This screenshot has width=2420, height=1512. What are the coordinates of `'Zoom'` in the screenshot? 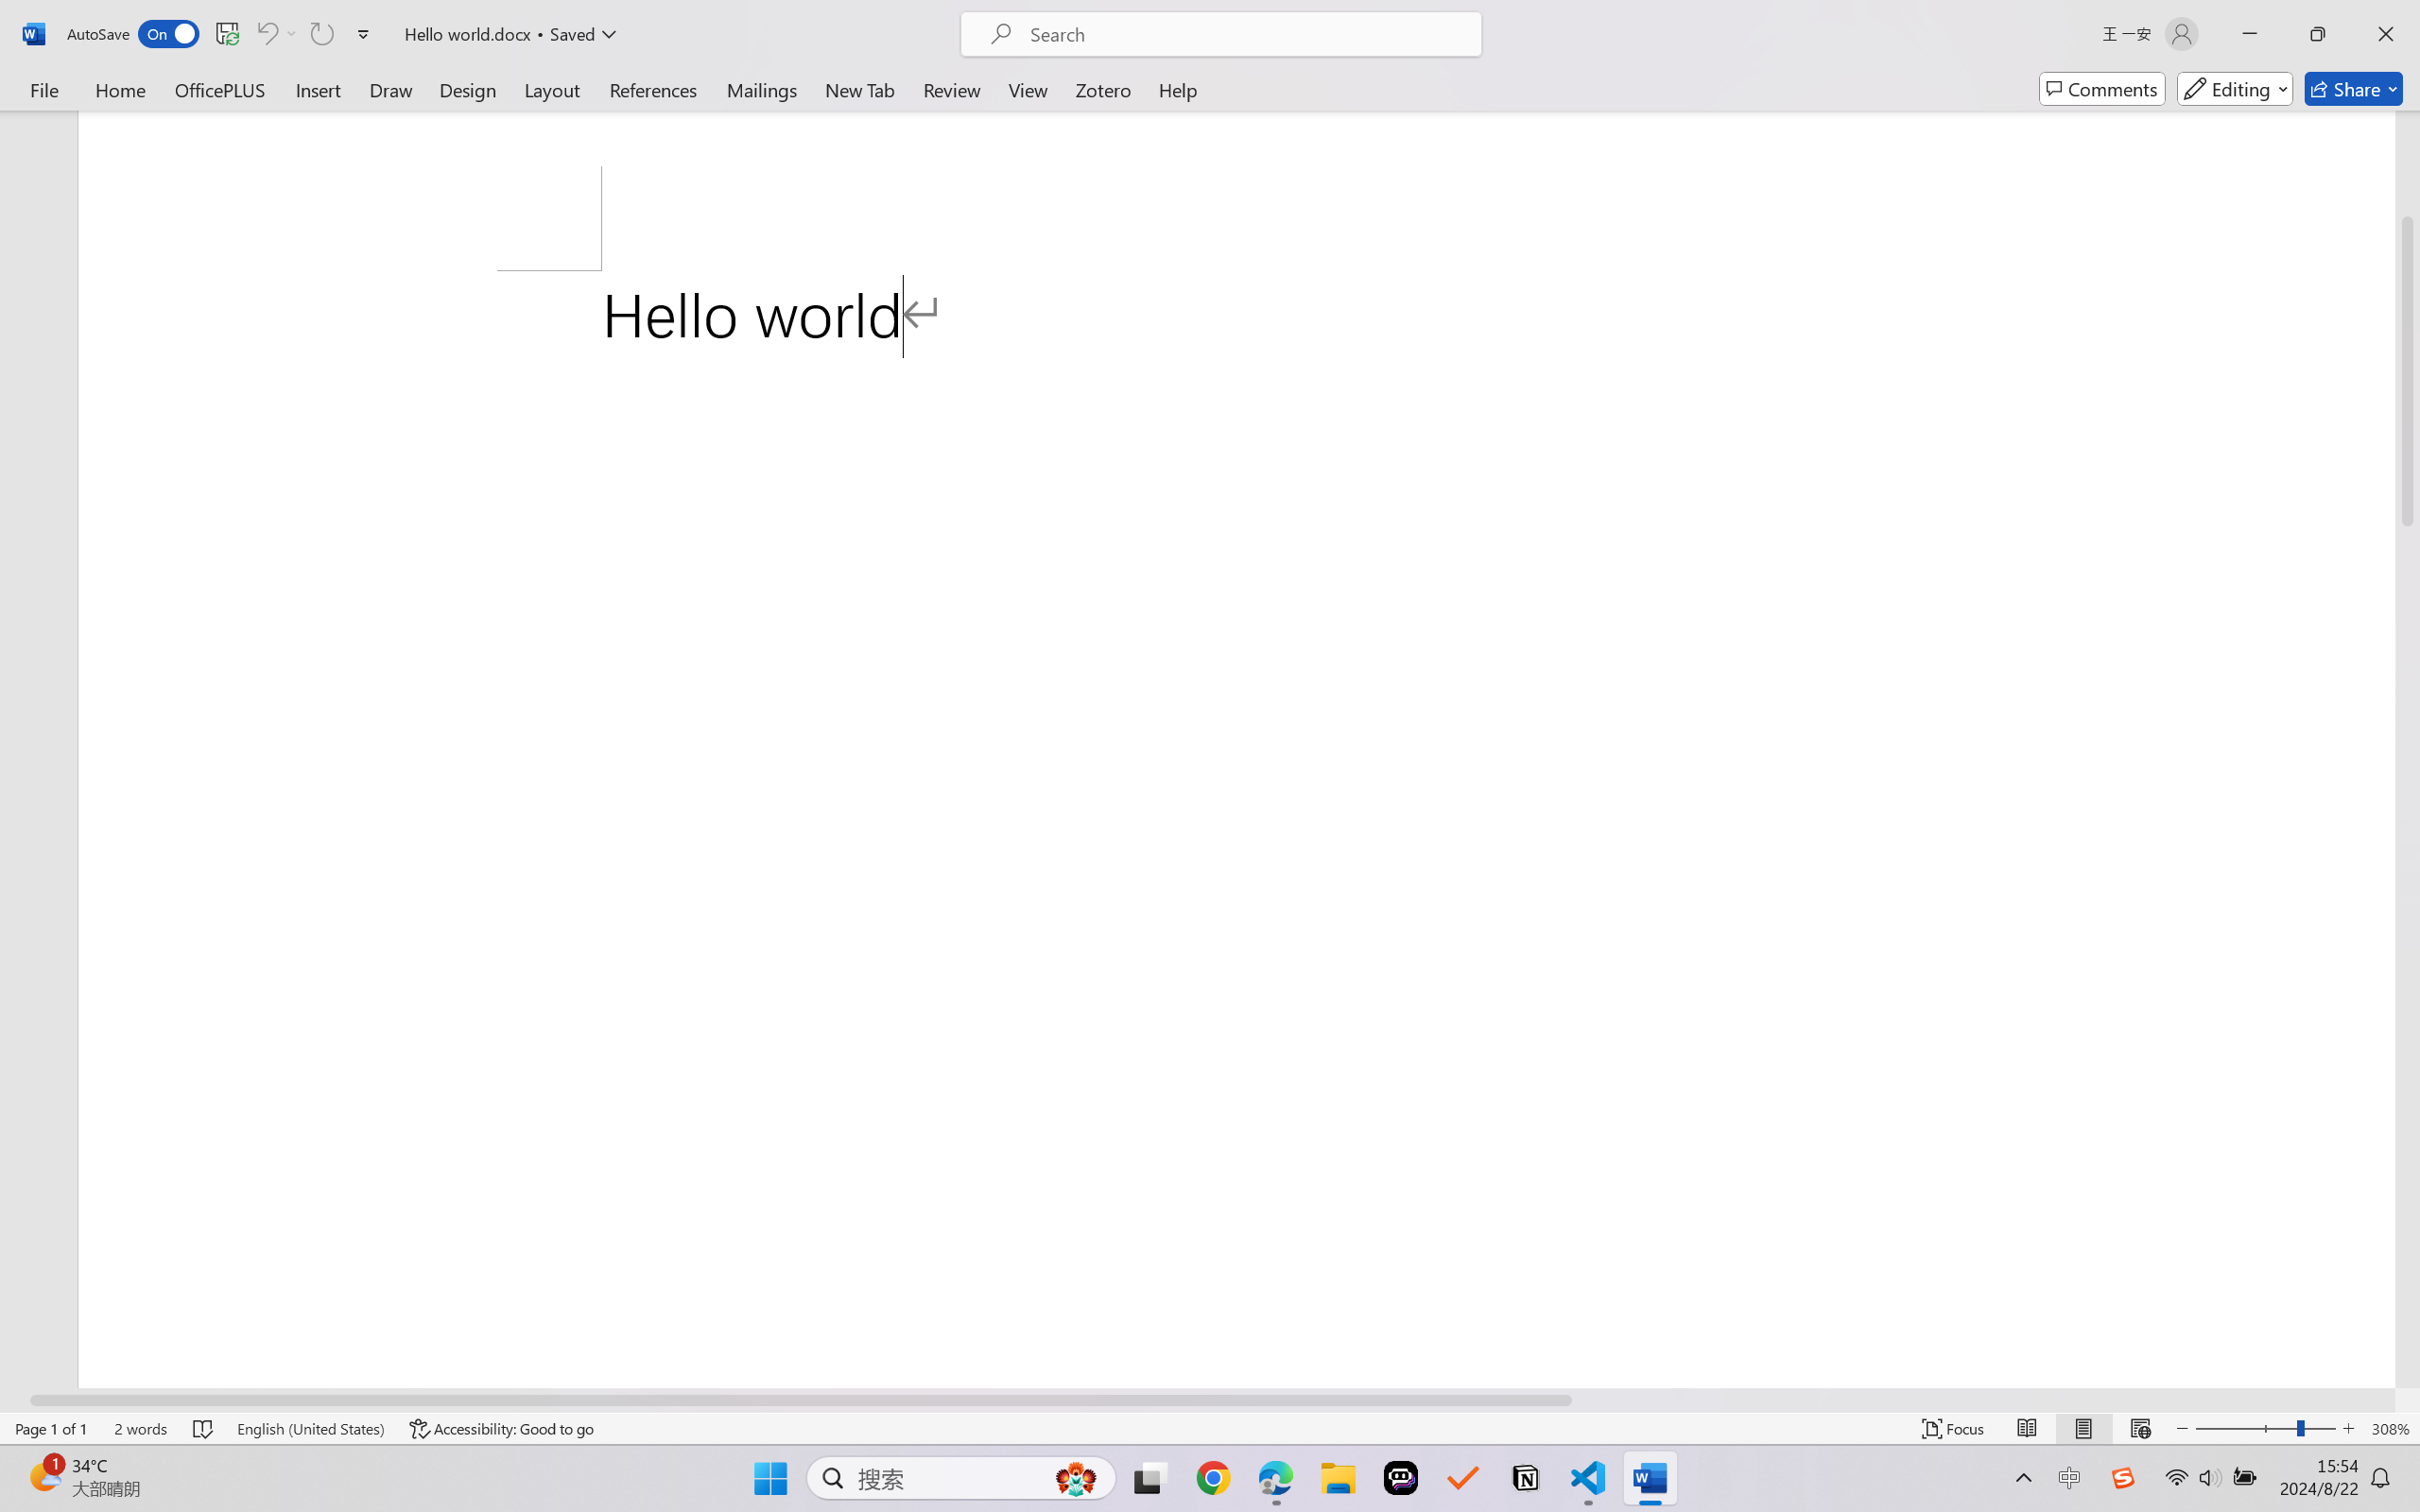 It's located at (2266, 1428).